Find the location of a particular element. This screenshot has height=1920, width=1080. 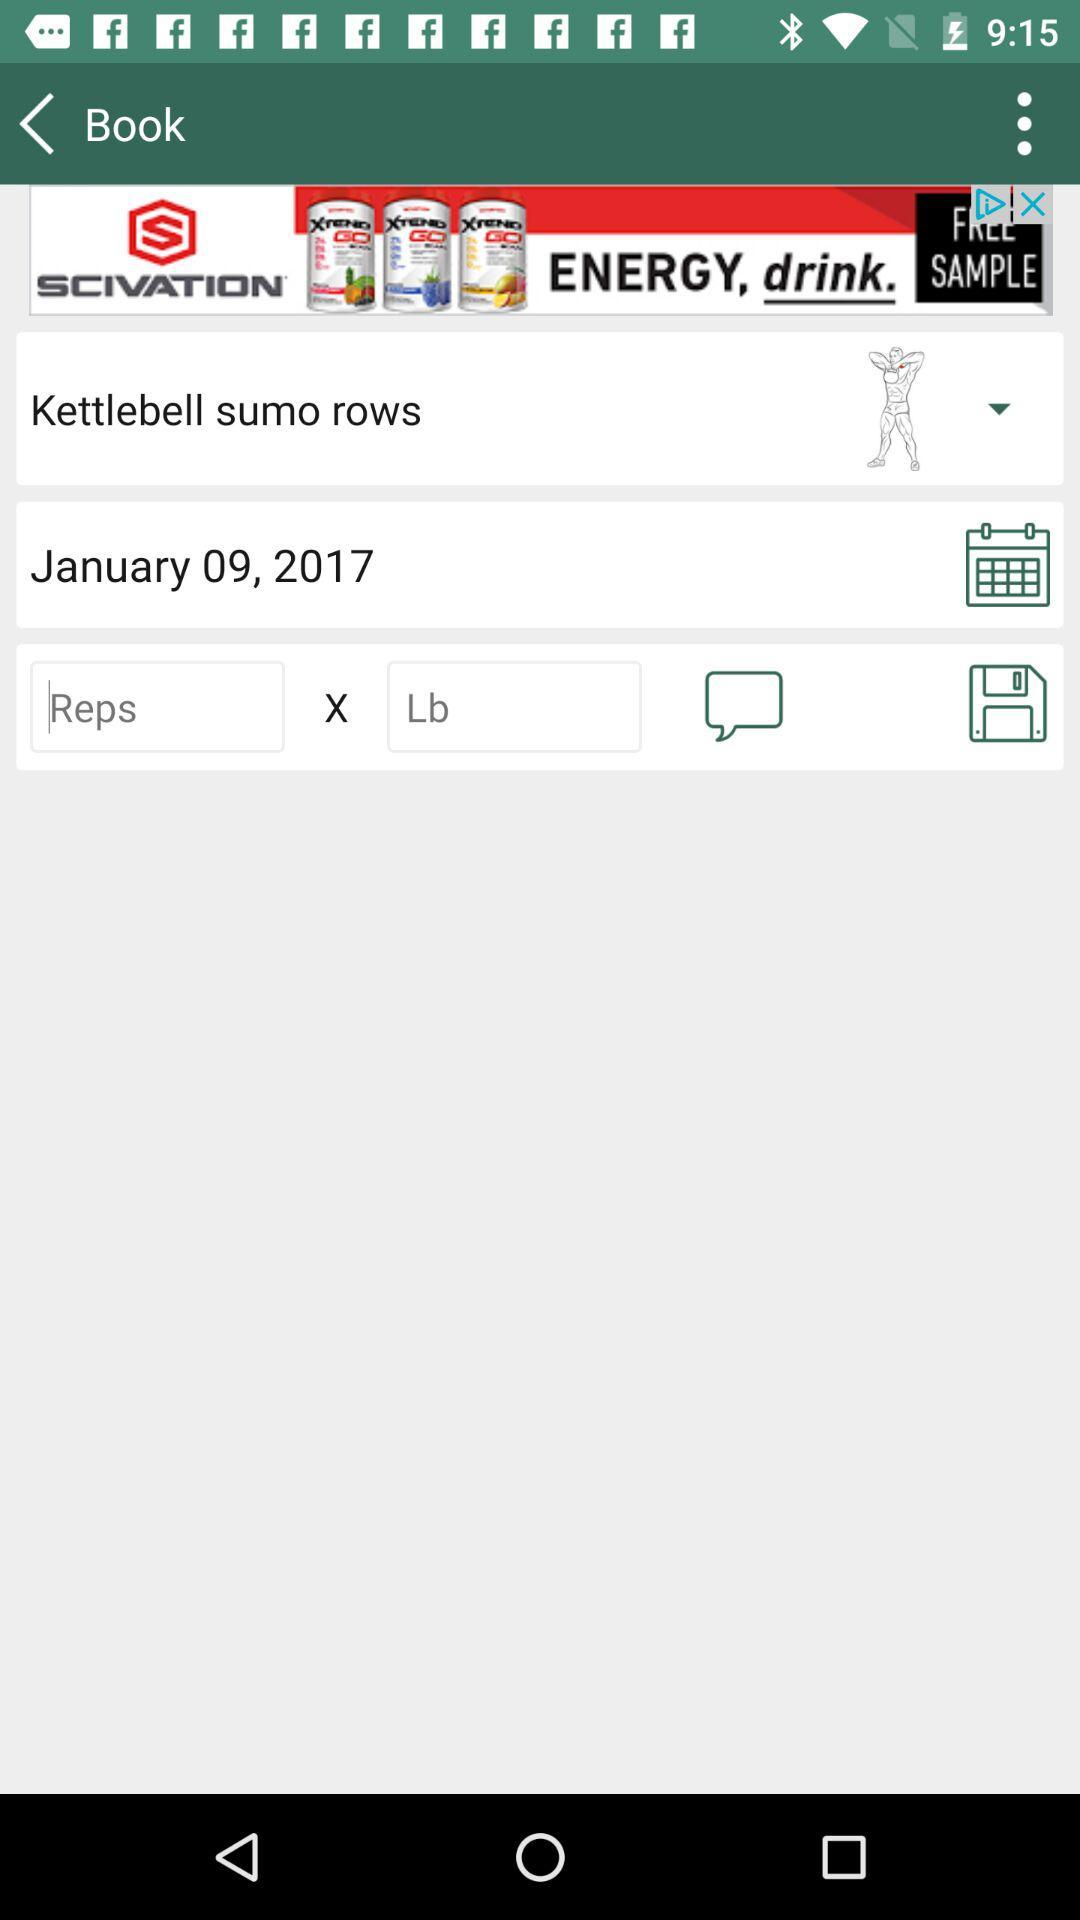

advertisement is located at coordinates (540, 249).